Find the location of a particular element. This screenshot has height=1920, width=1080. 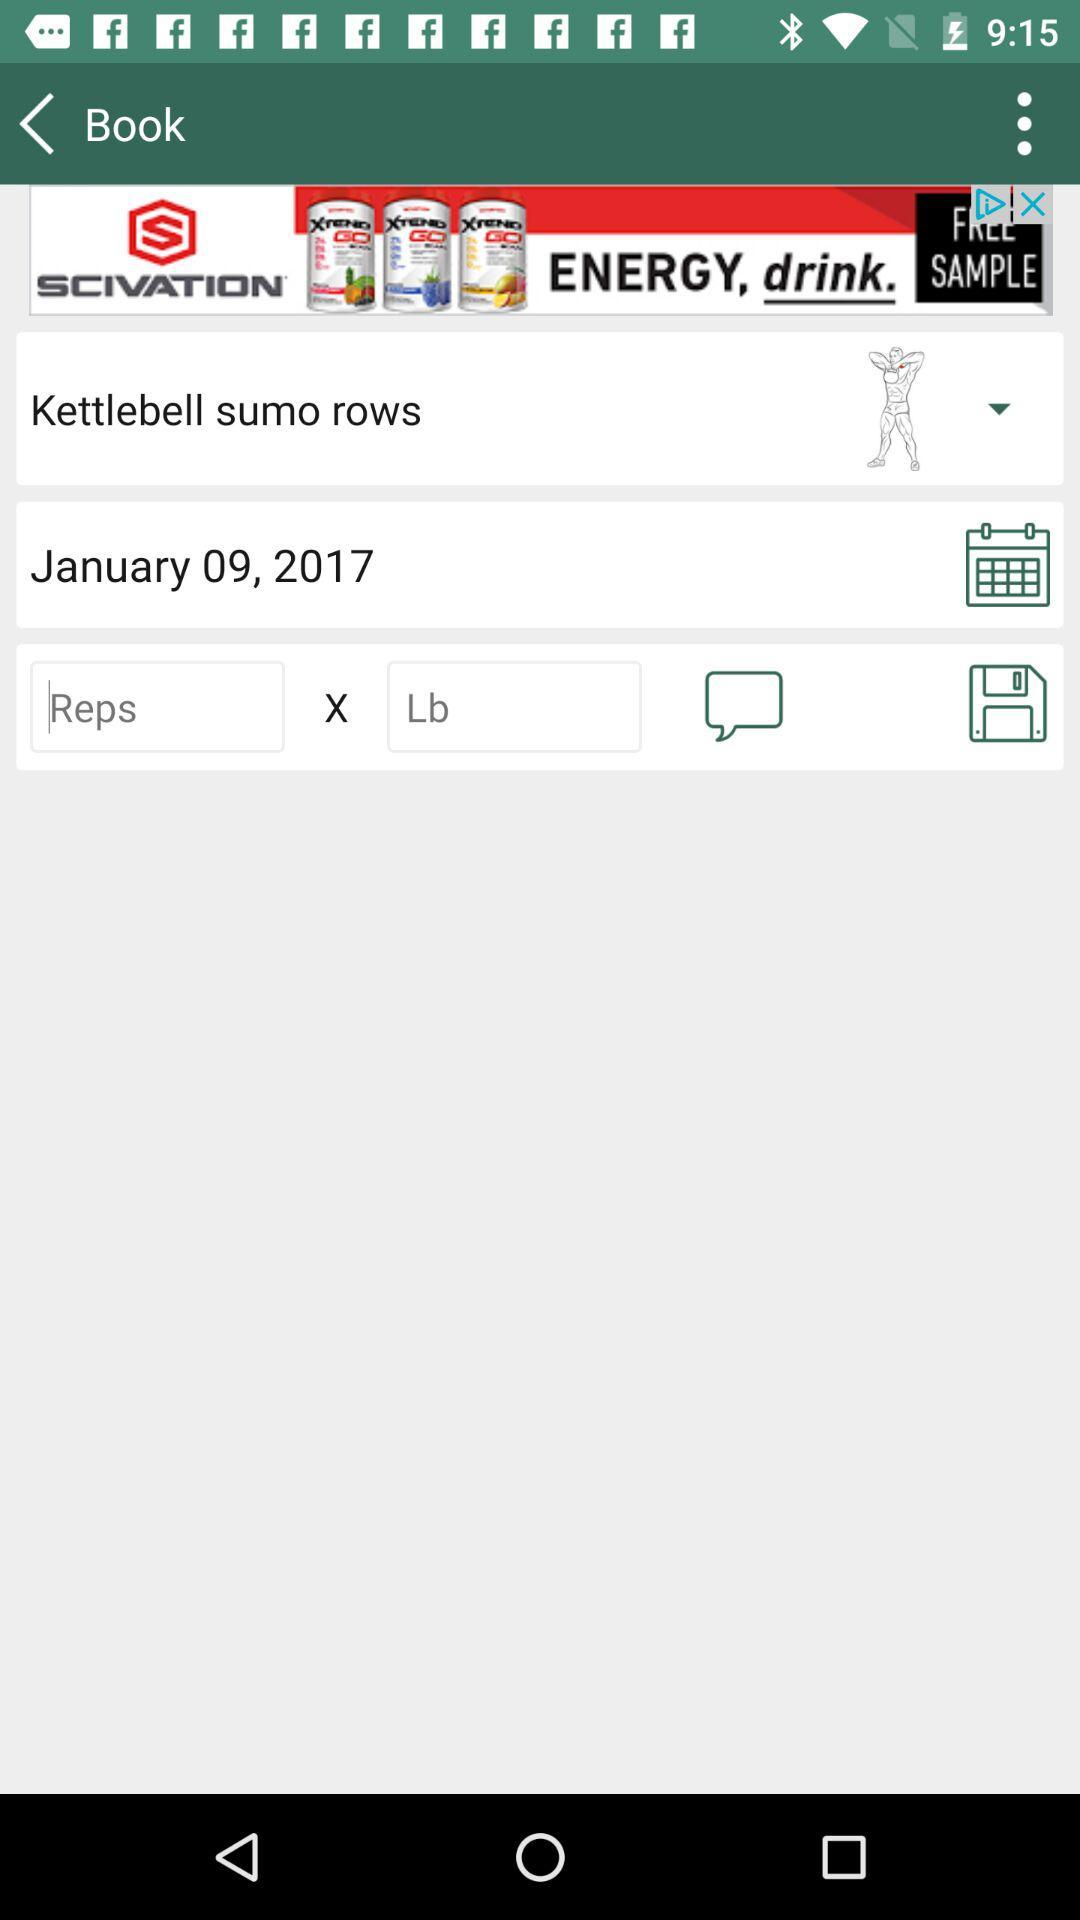

advertisement is located at coordinates (540, 249).